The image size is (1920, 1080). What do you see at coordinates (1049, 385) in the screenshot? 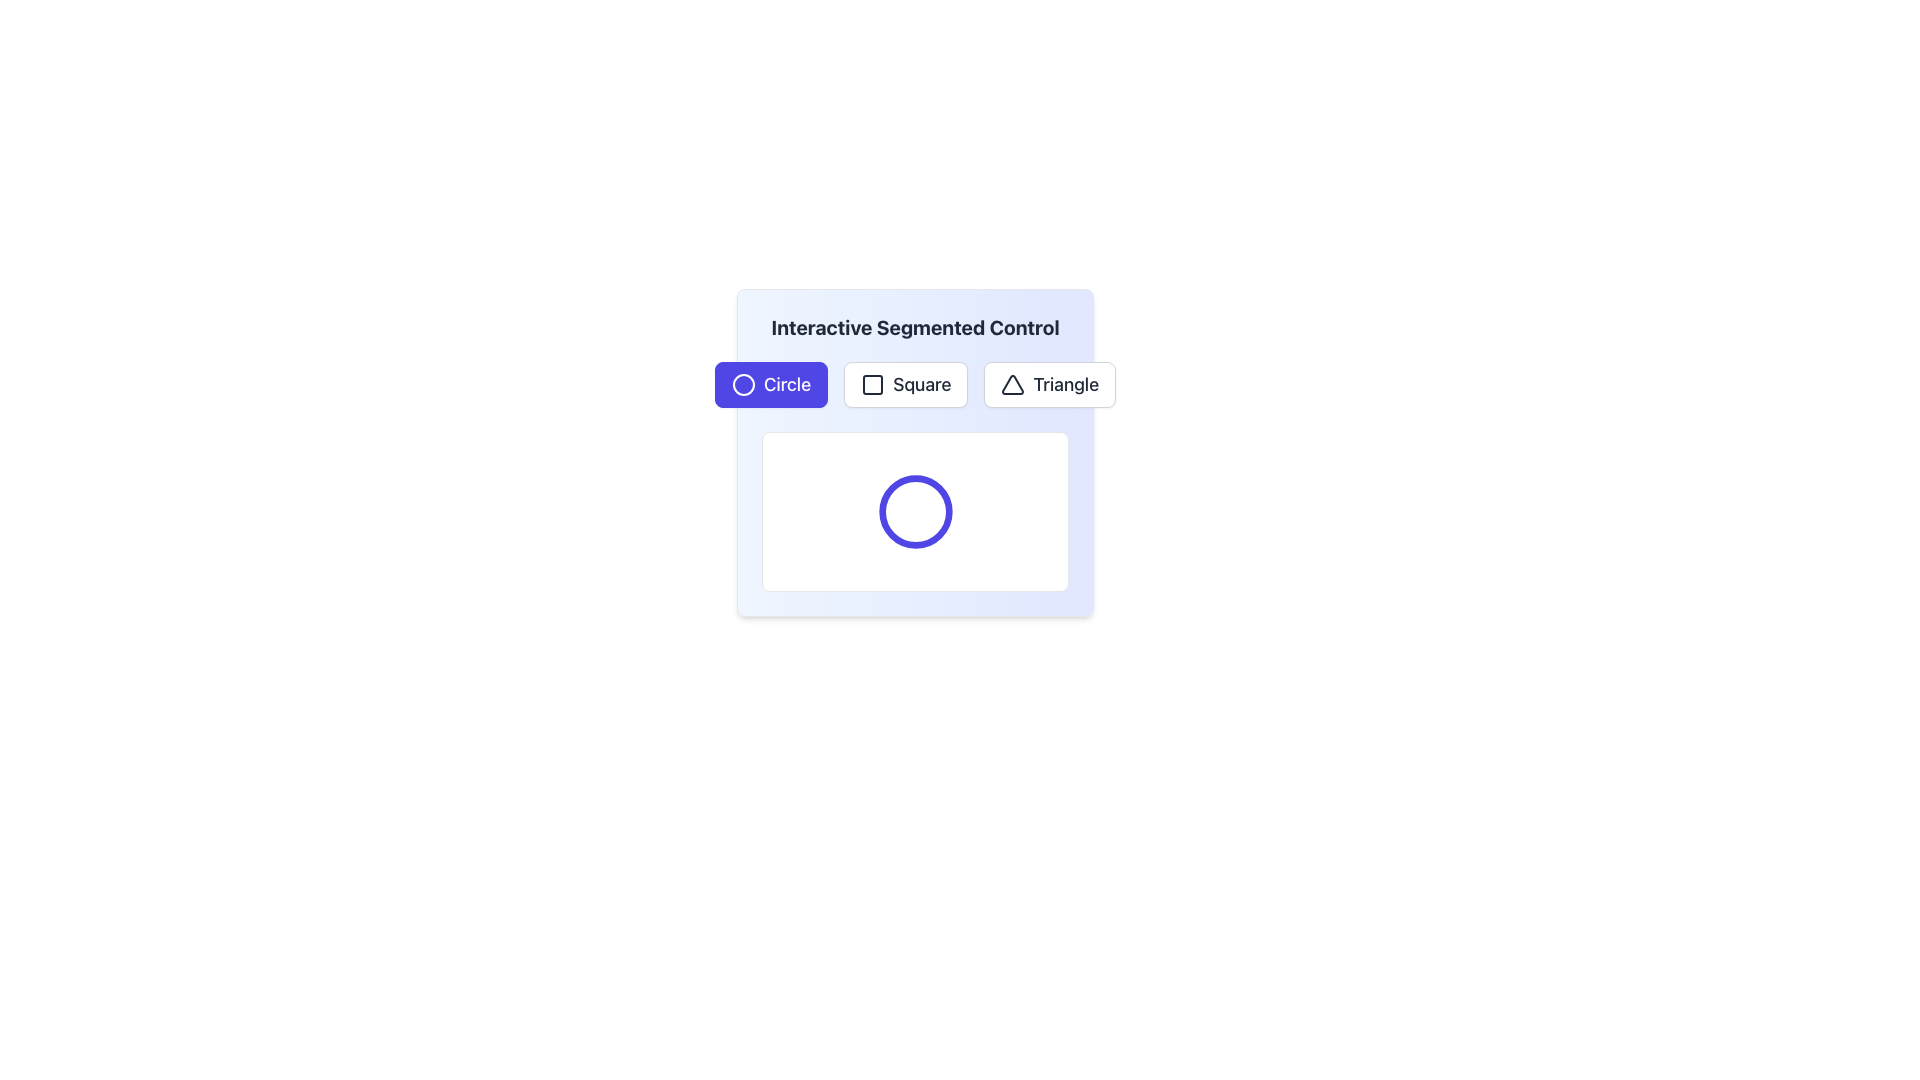
I see `the button labeled 'Triangle', which is the third button in a horizontal list of three buttons, styled with a white background and gray text` at bounding box center [1049, 385].